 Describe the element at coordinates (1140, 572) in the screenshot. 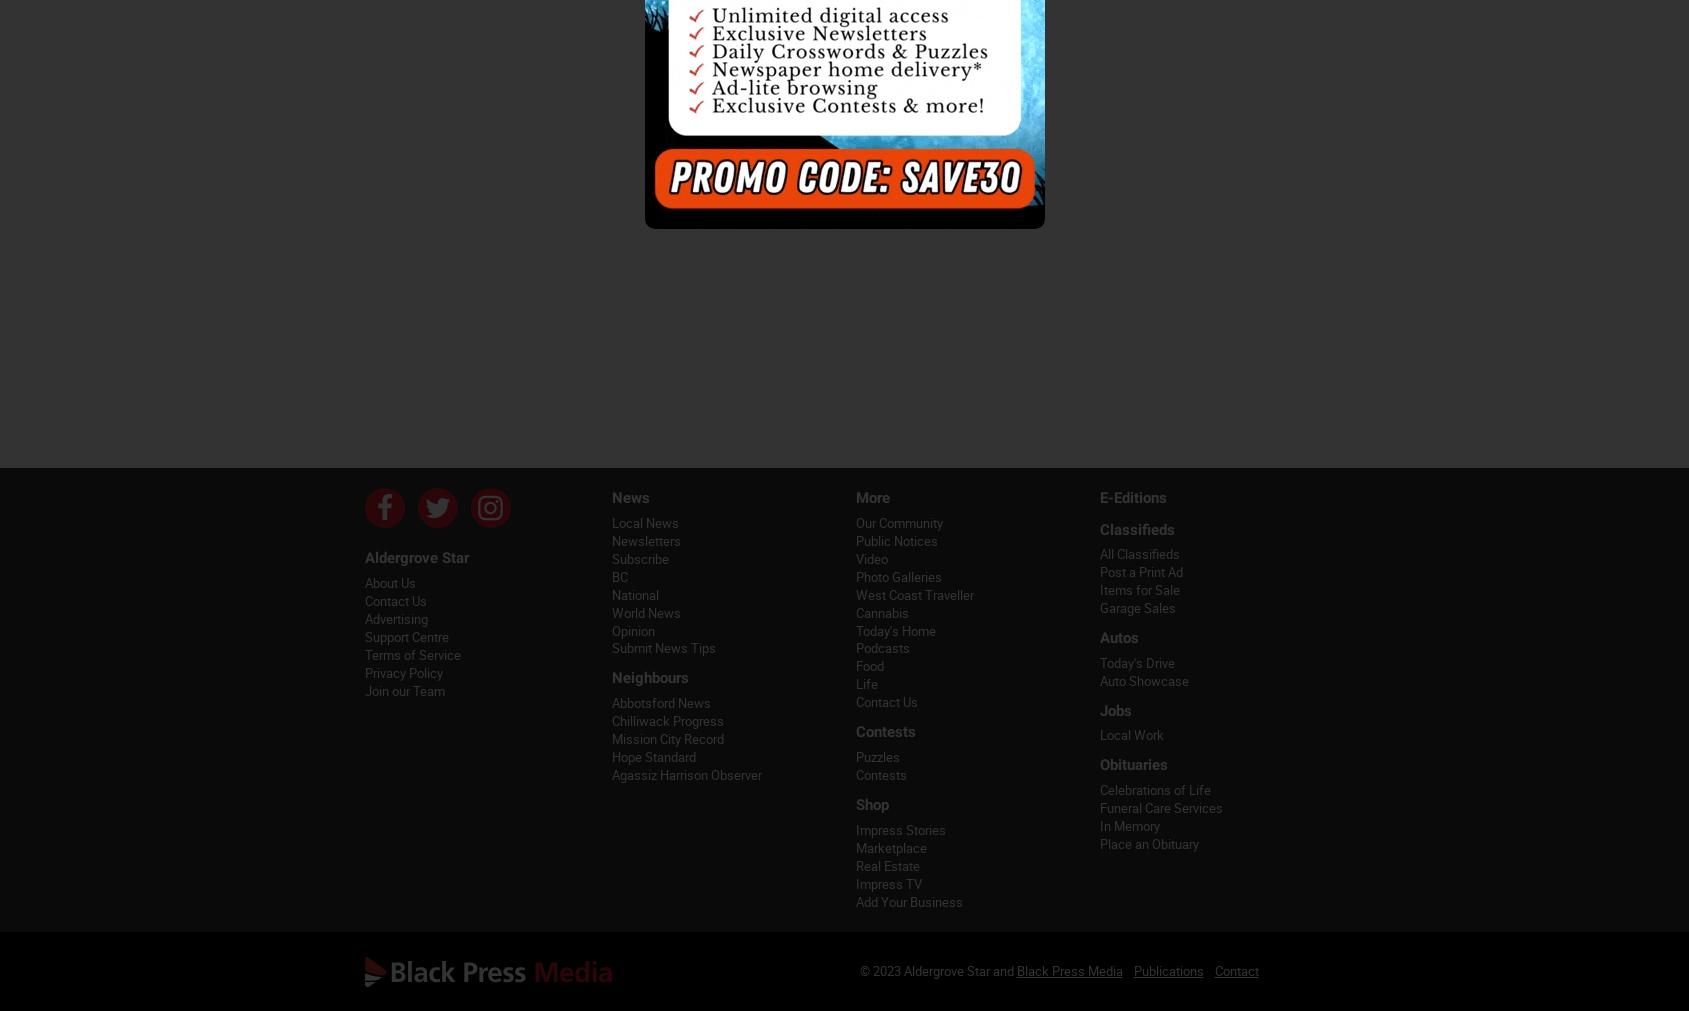

I see `'Post a Print Ad'` at that location.